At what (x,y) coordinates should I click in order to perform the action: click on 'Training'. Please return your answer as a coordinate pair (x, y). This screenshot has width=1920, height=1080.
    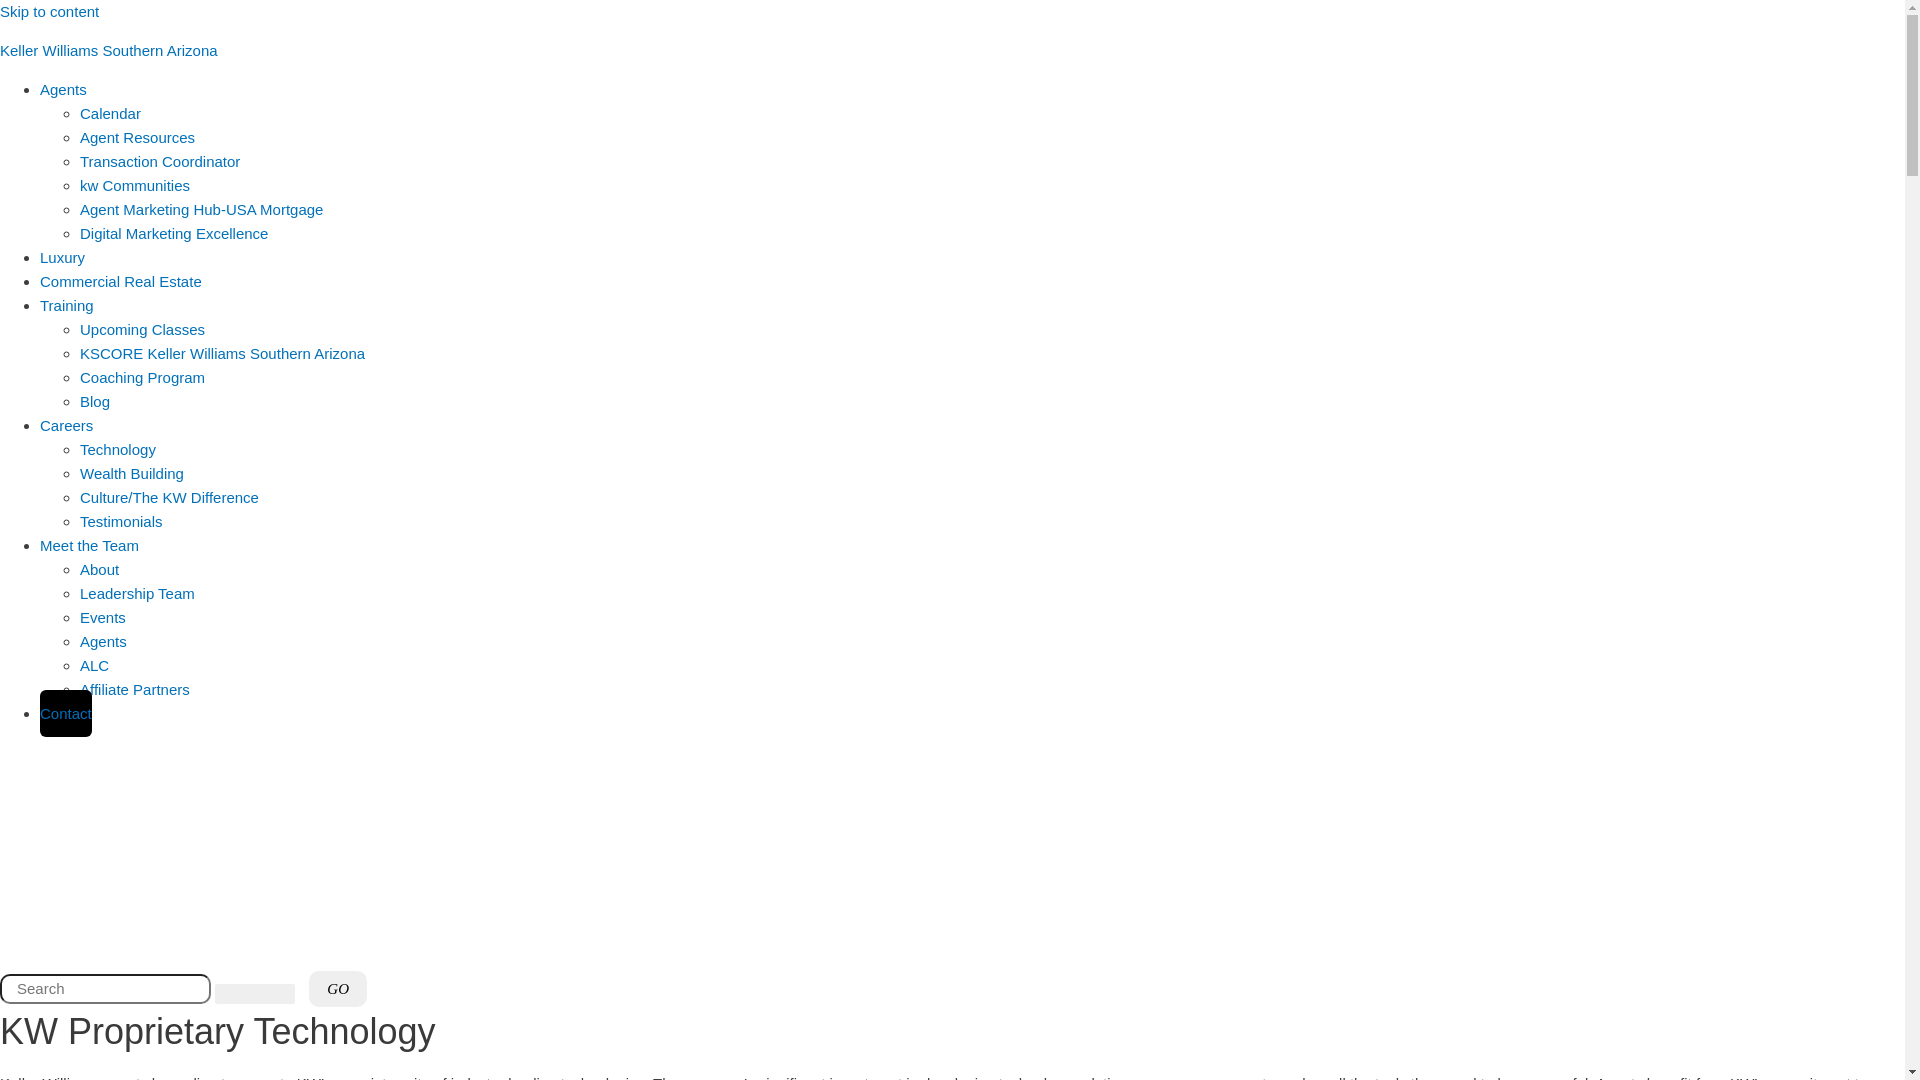
    Looking at the image, I should click on (39, 305).